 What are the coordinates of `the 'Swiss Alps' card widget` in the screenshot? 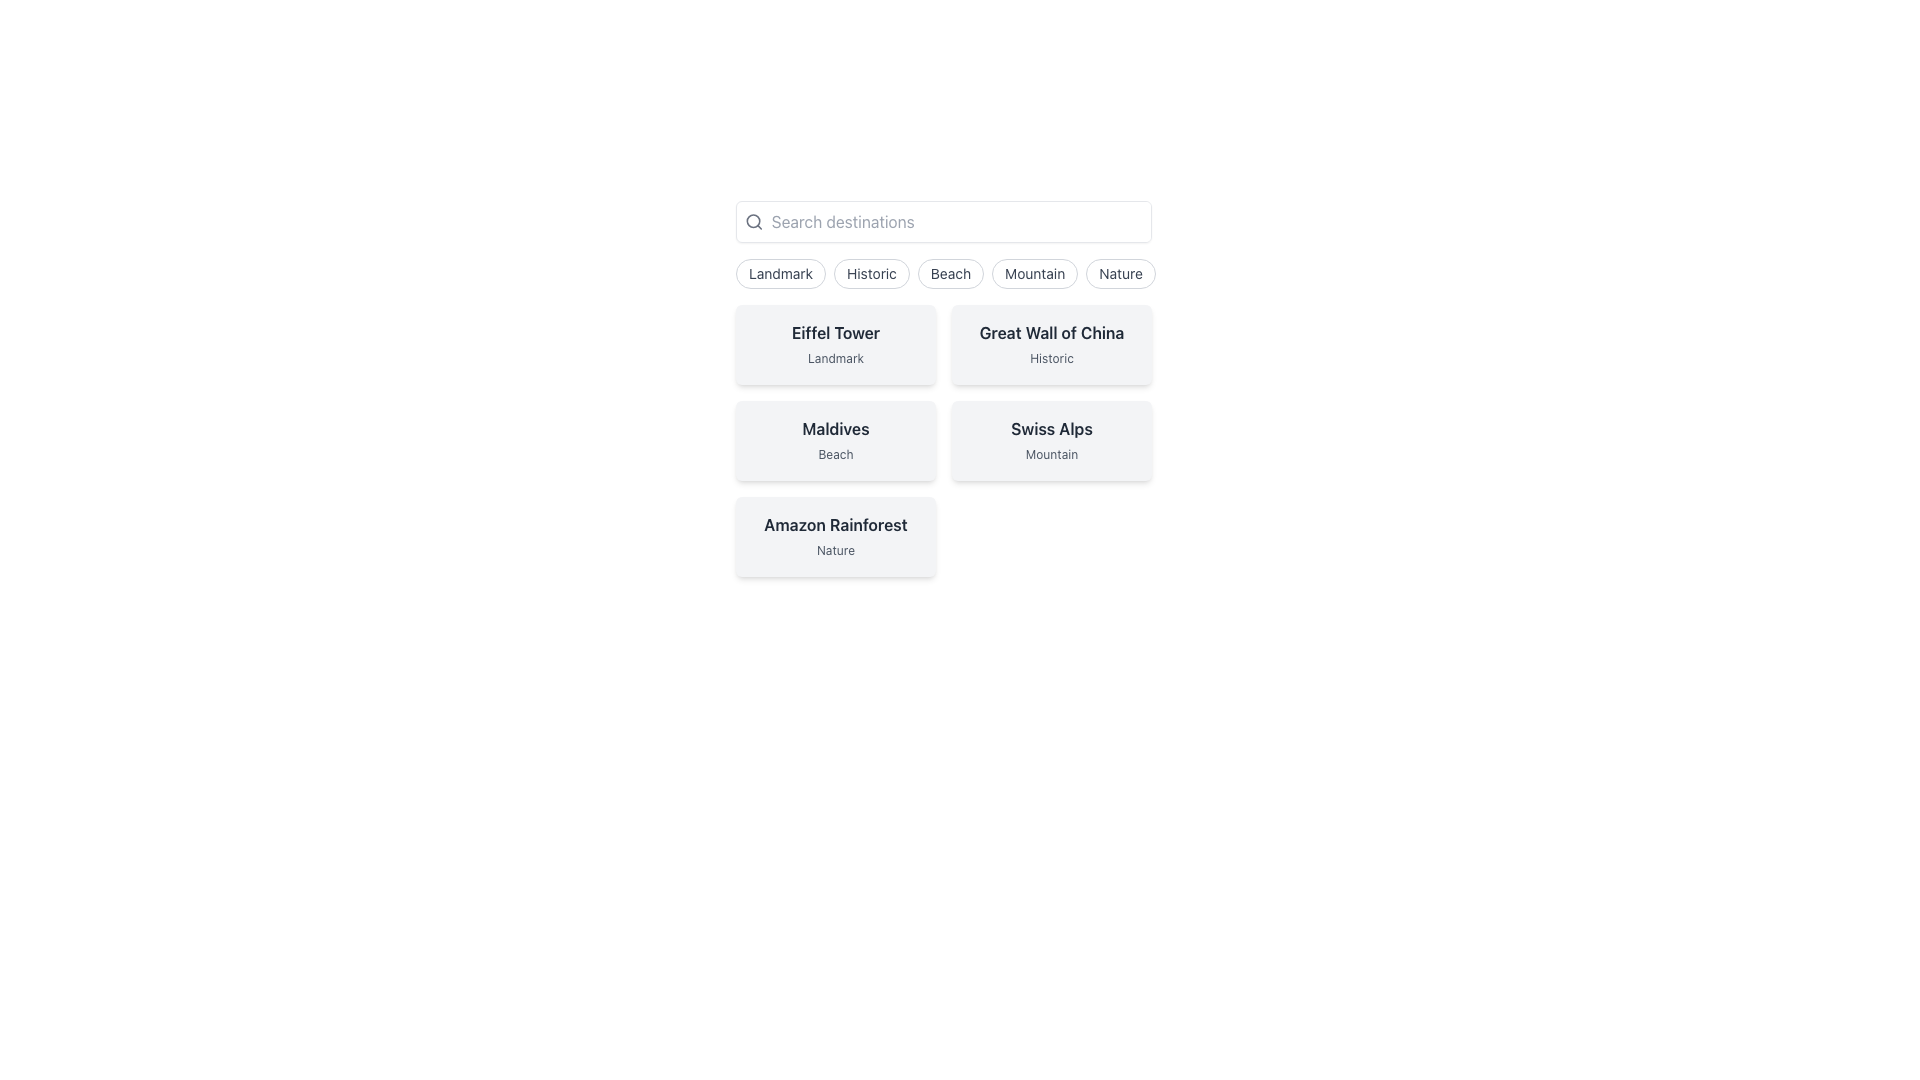 It's located at (1050, 439).